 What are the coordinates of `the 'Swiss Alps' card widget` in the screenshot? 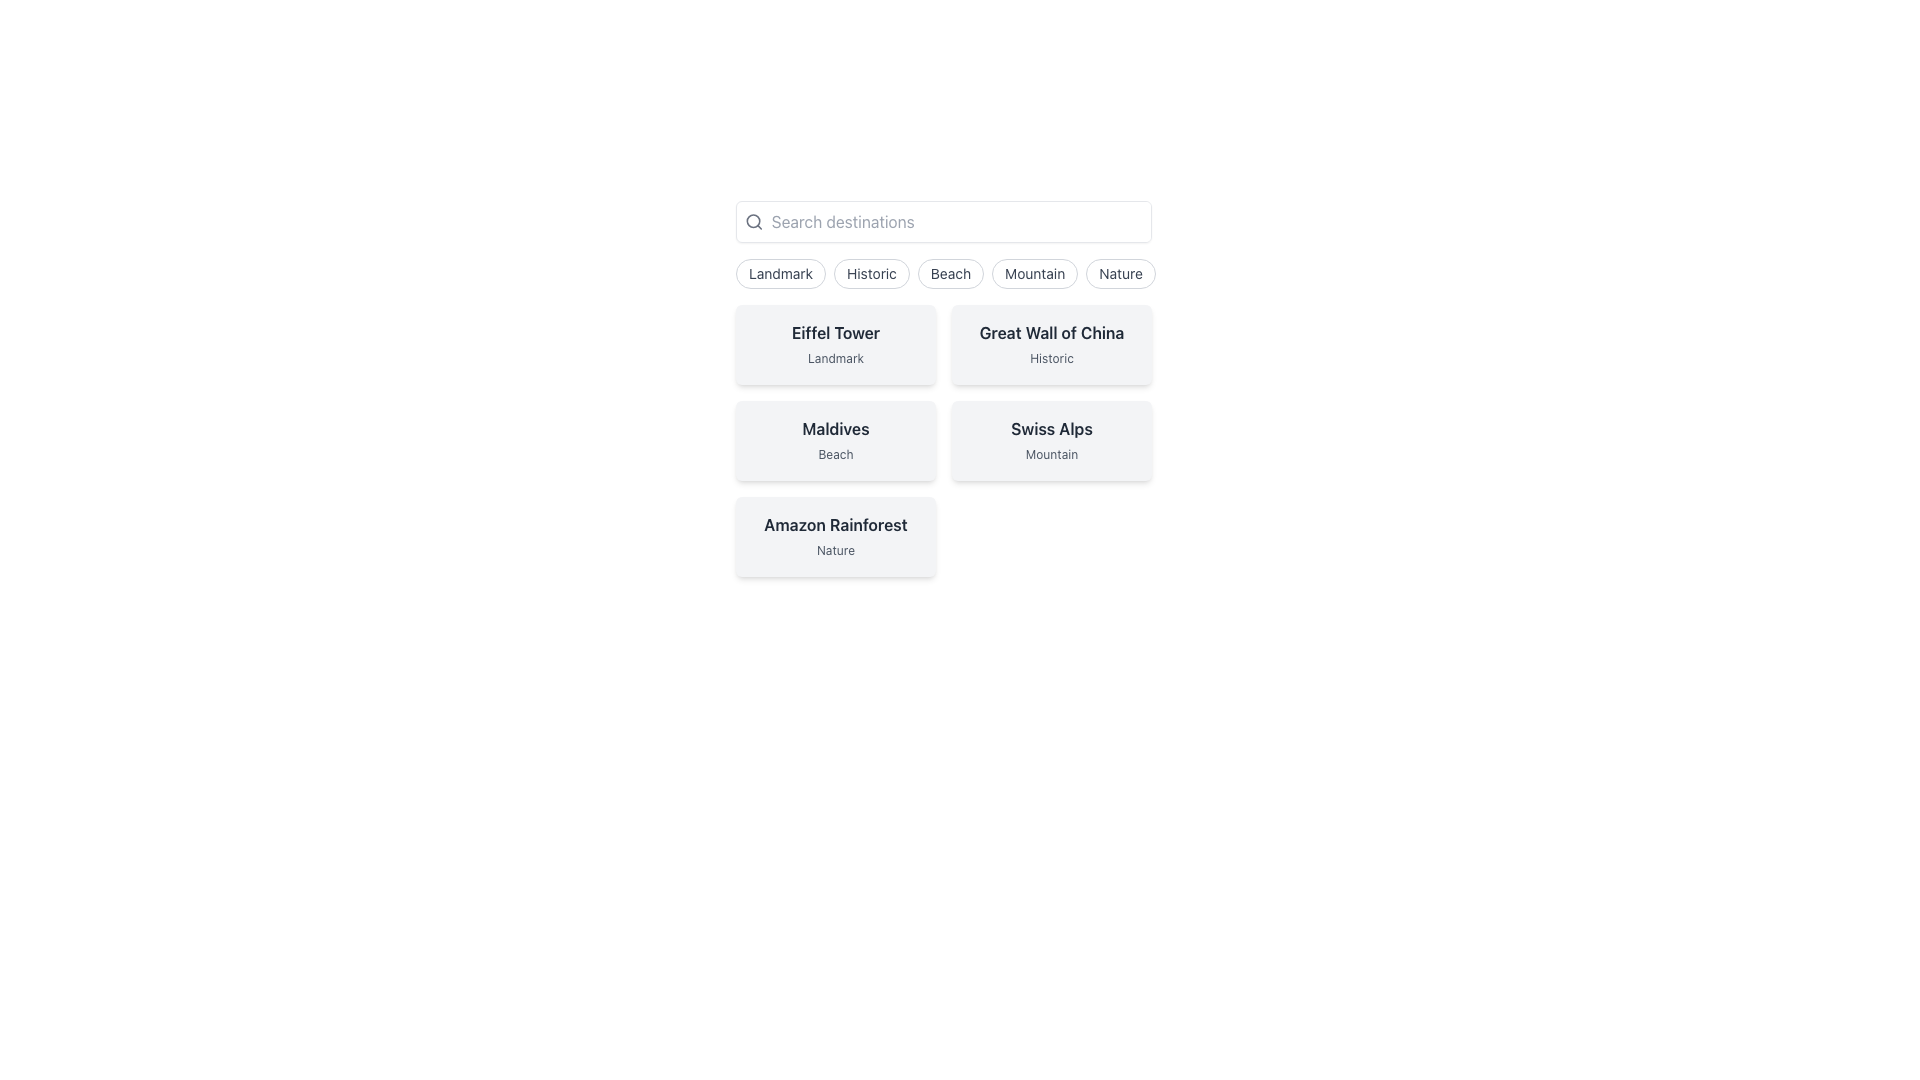 It's located at (1050, 439).